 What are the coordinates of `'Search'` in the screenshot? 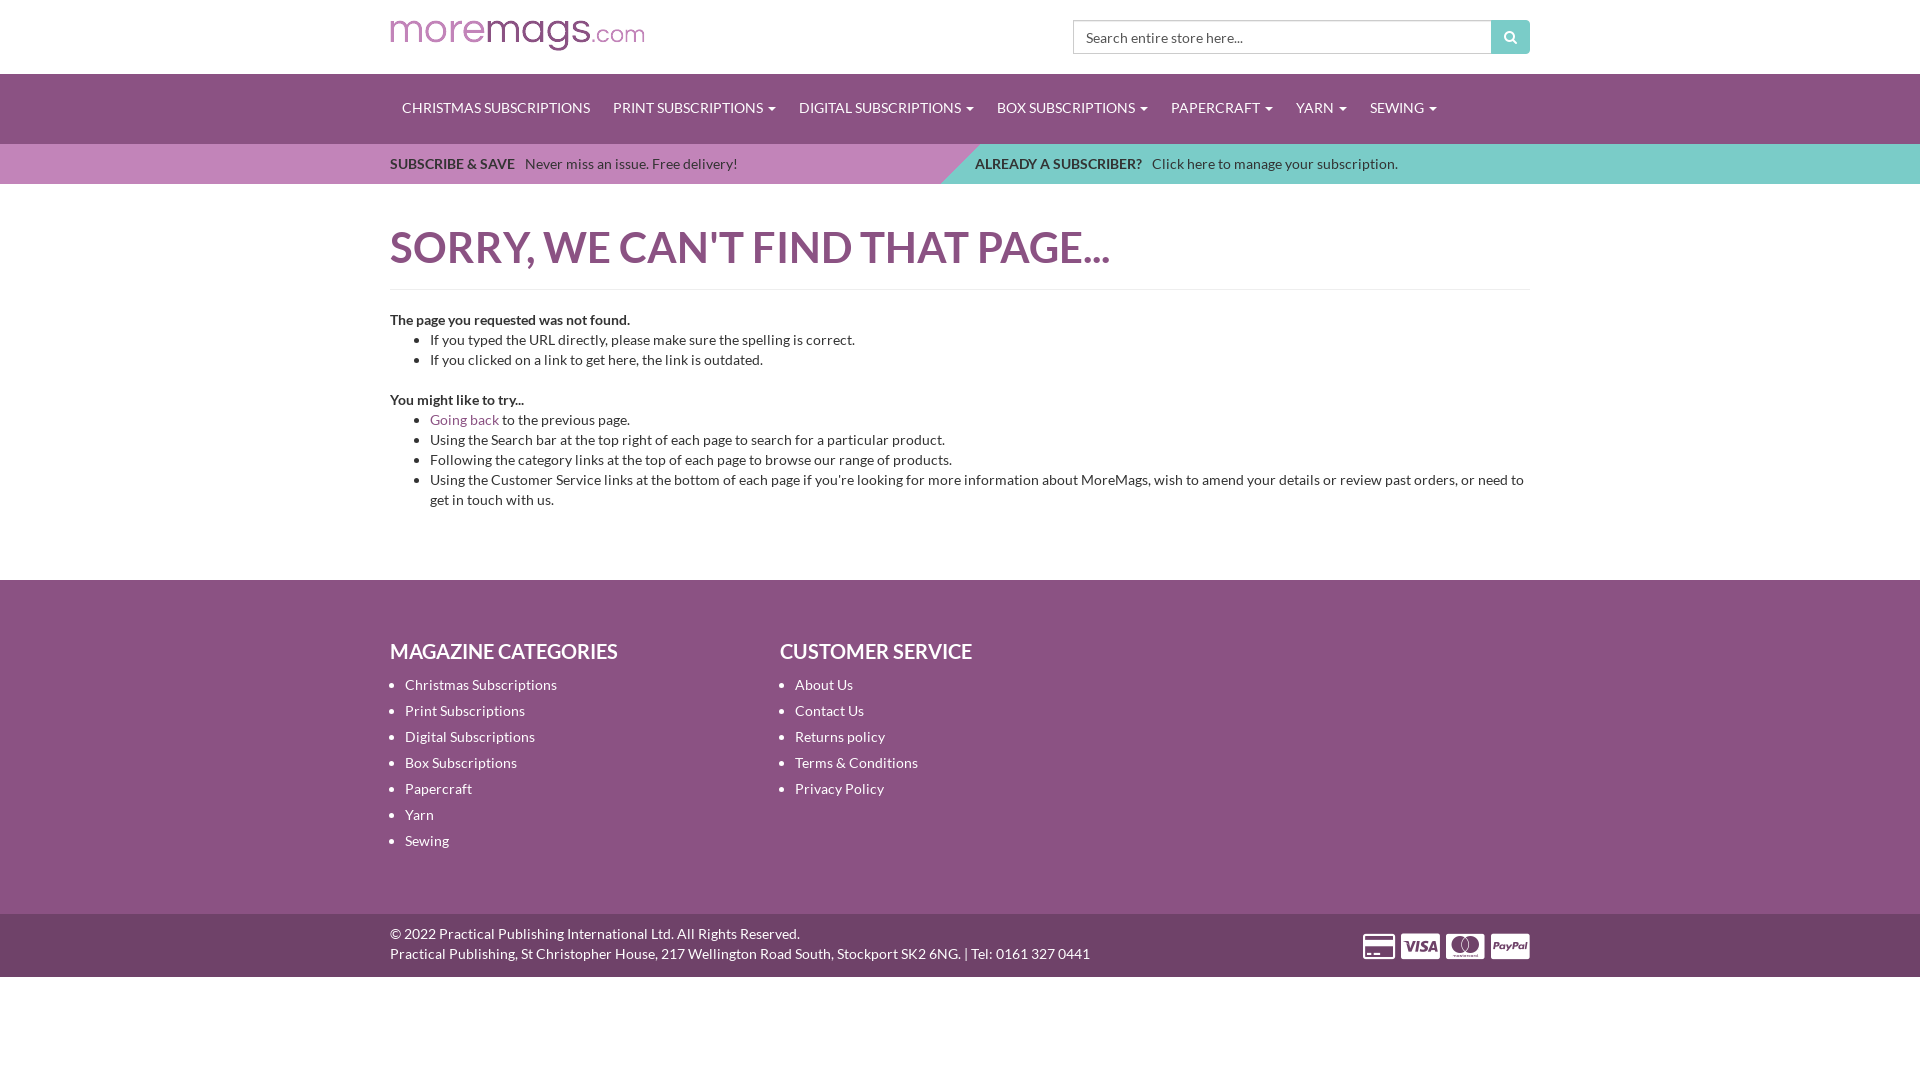 It's located at (1510, 37).